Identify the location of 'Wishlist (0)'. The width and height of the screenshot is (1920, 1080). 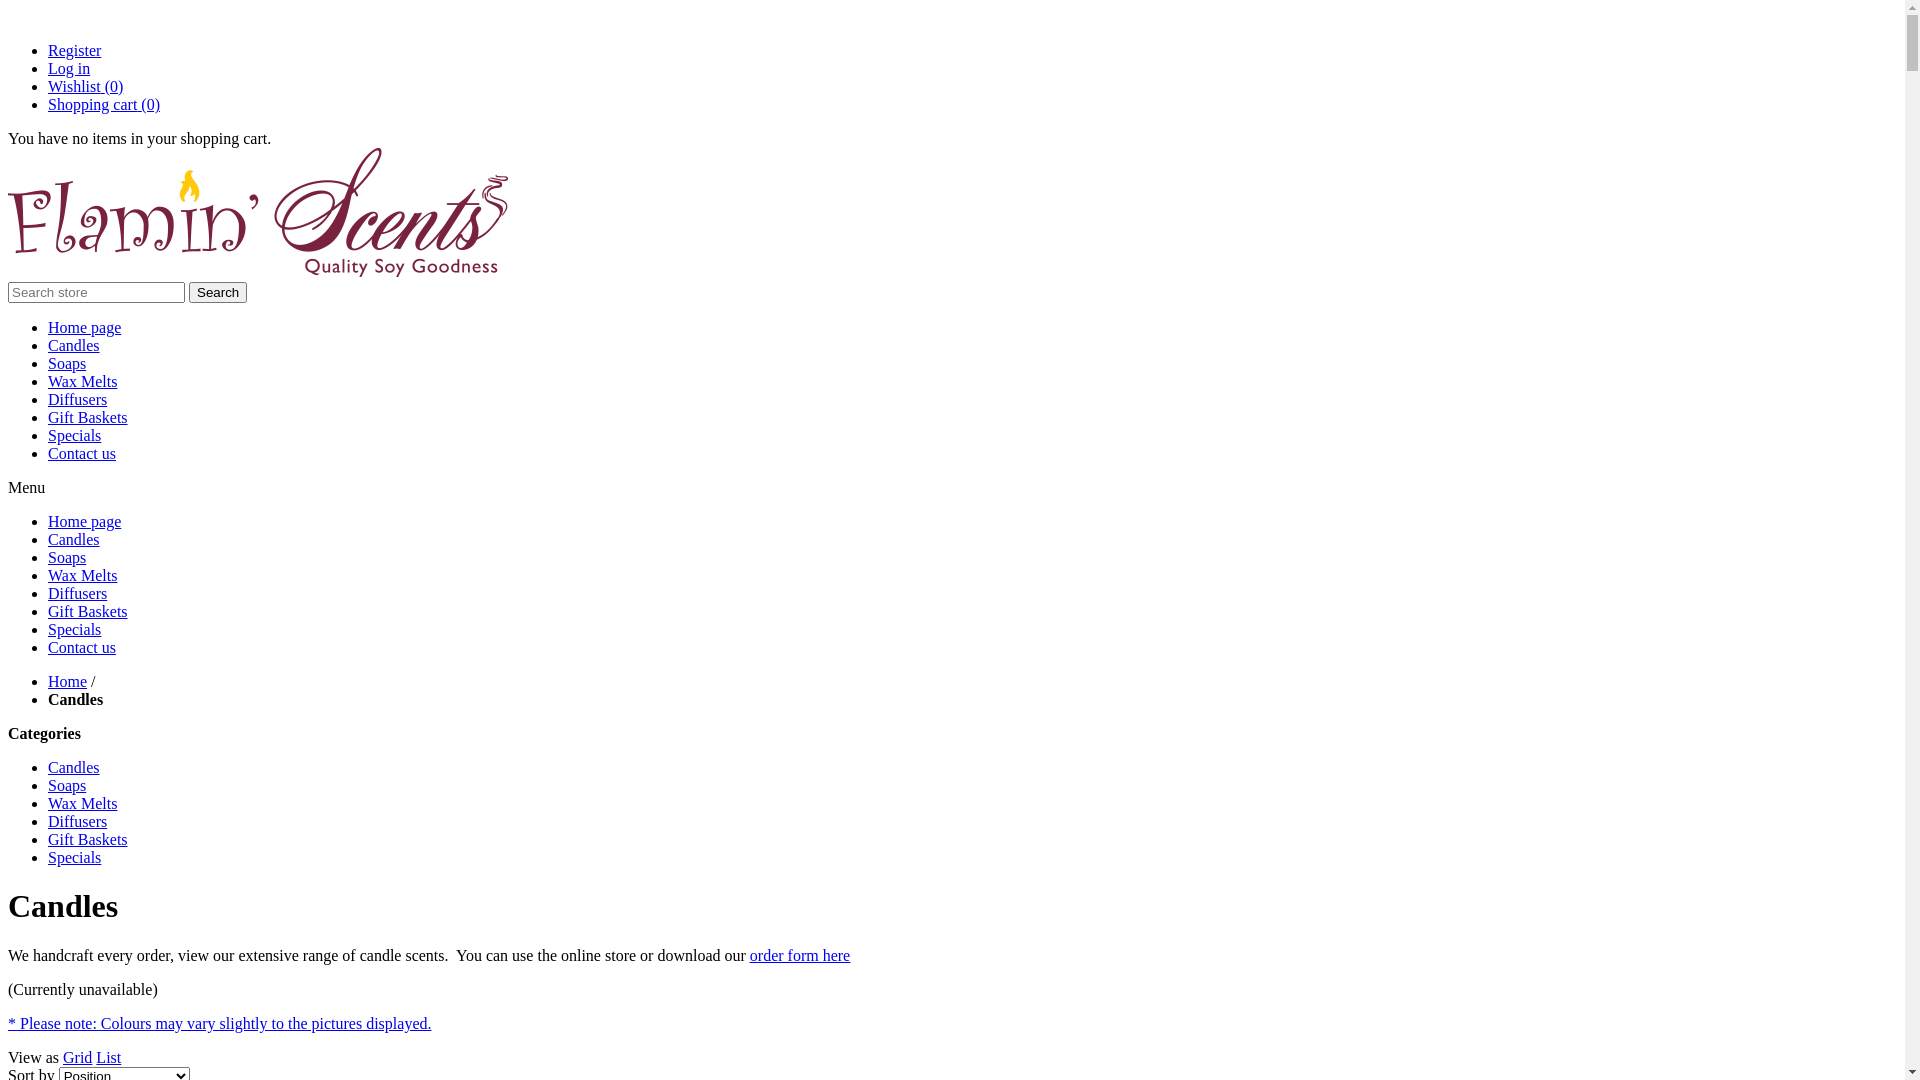
(84, 85).